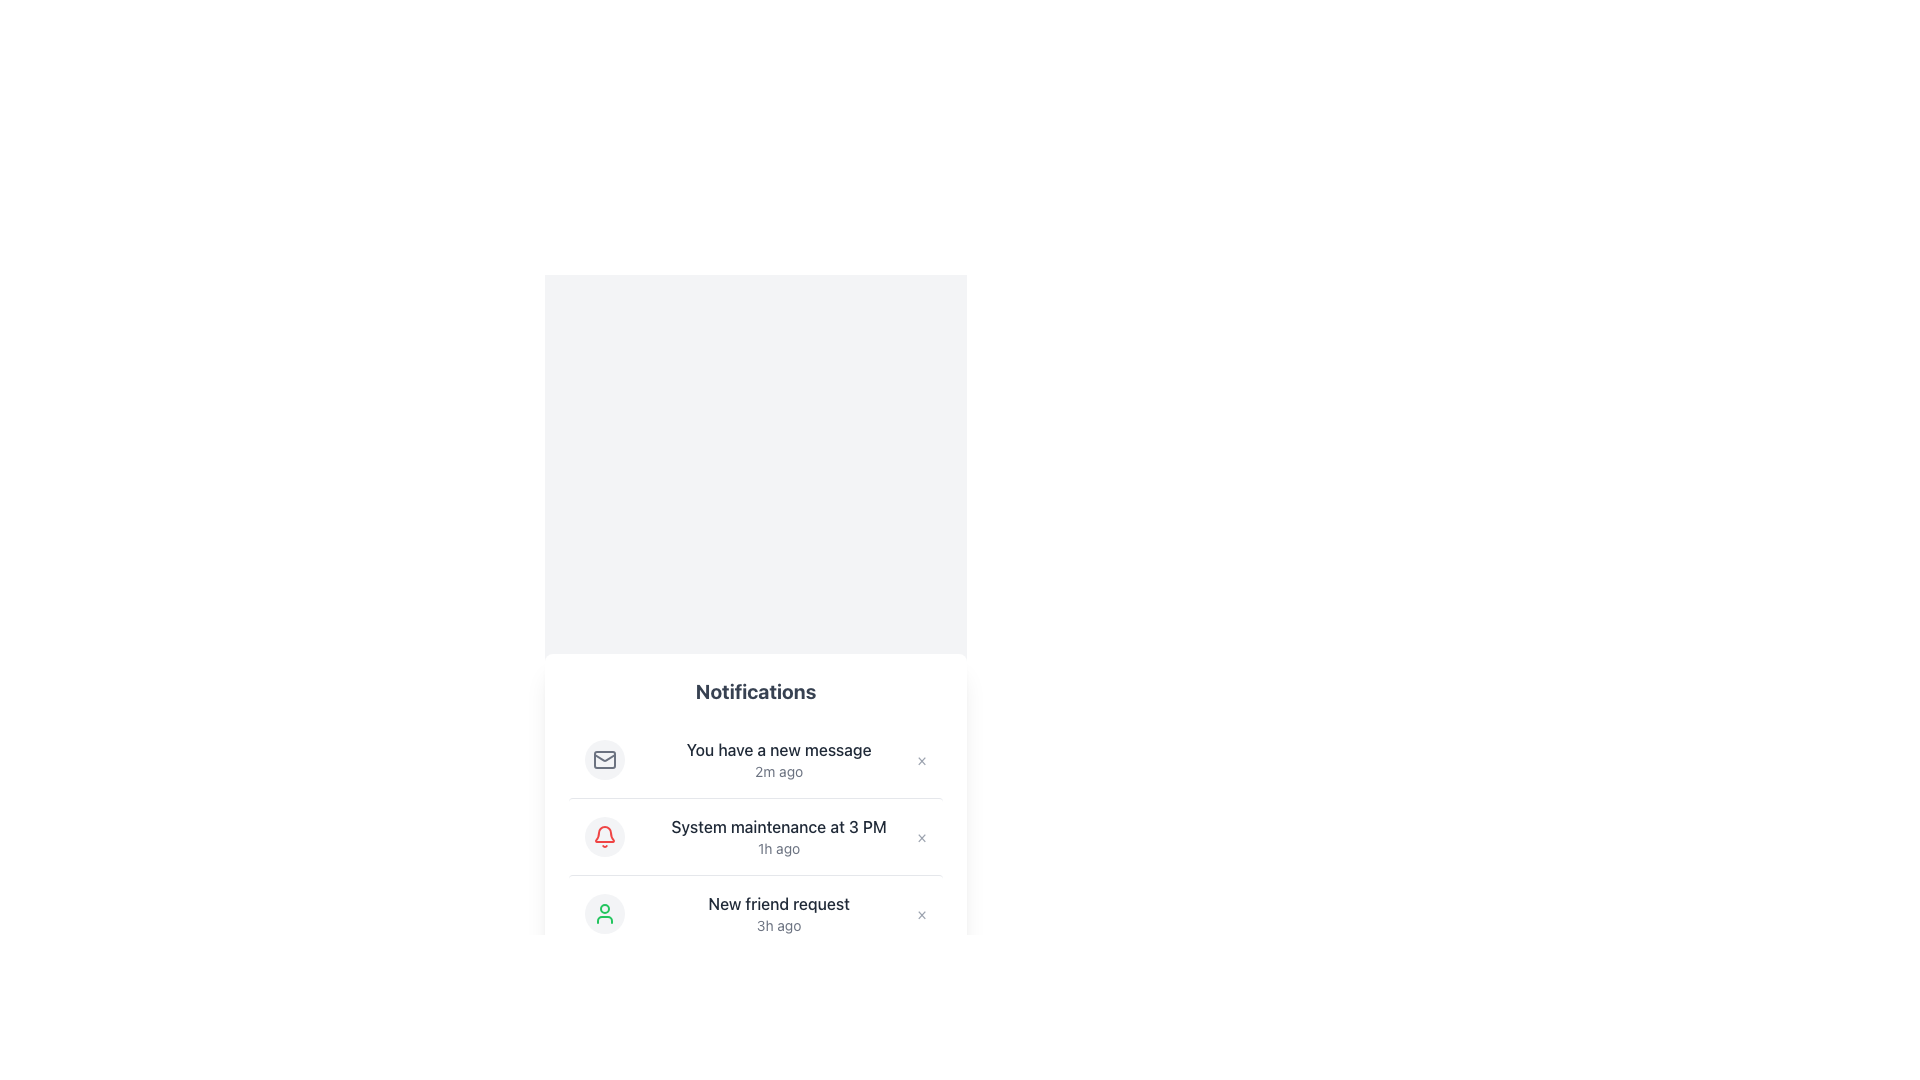  Describe the element at coordinates (778, 837) in the screenshot. I see `the text block displaying 'System maintenance at 3 PM' which is the second item in the notification list` at that location.